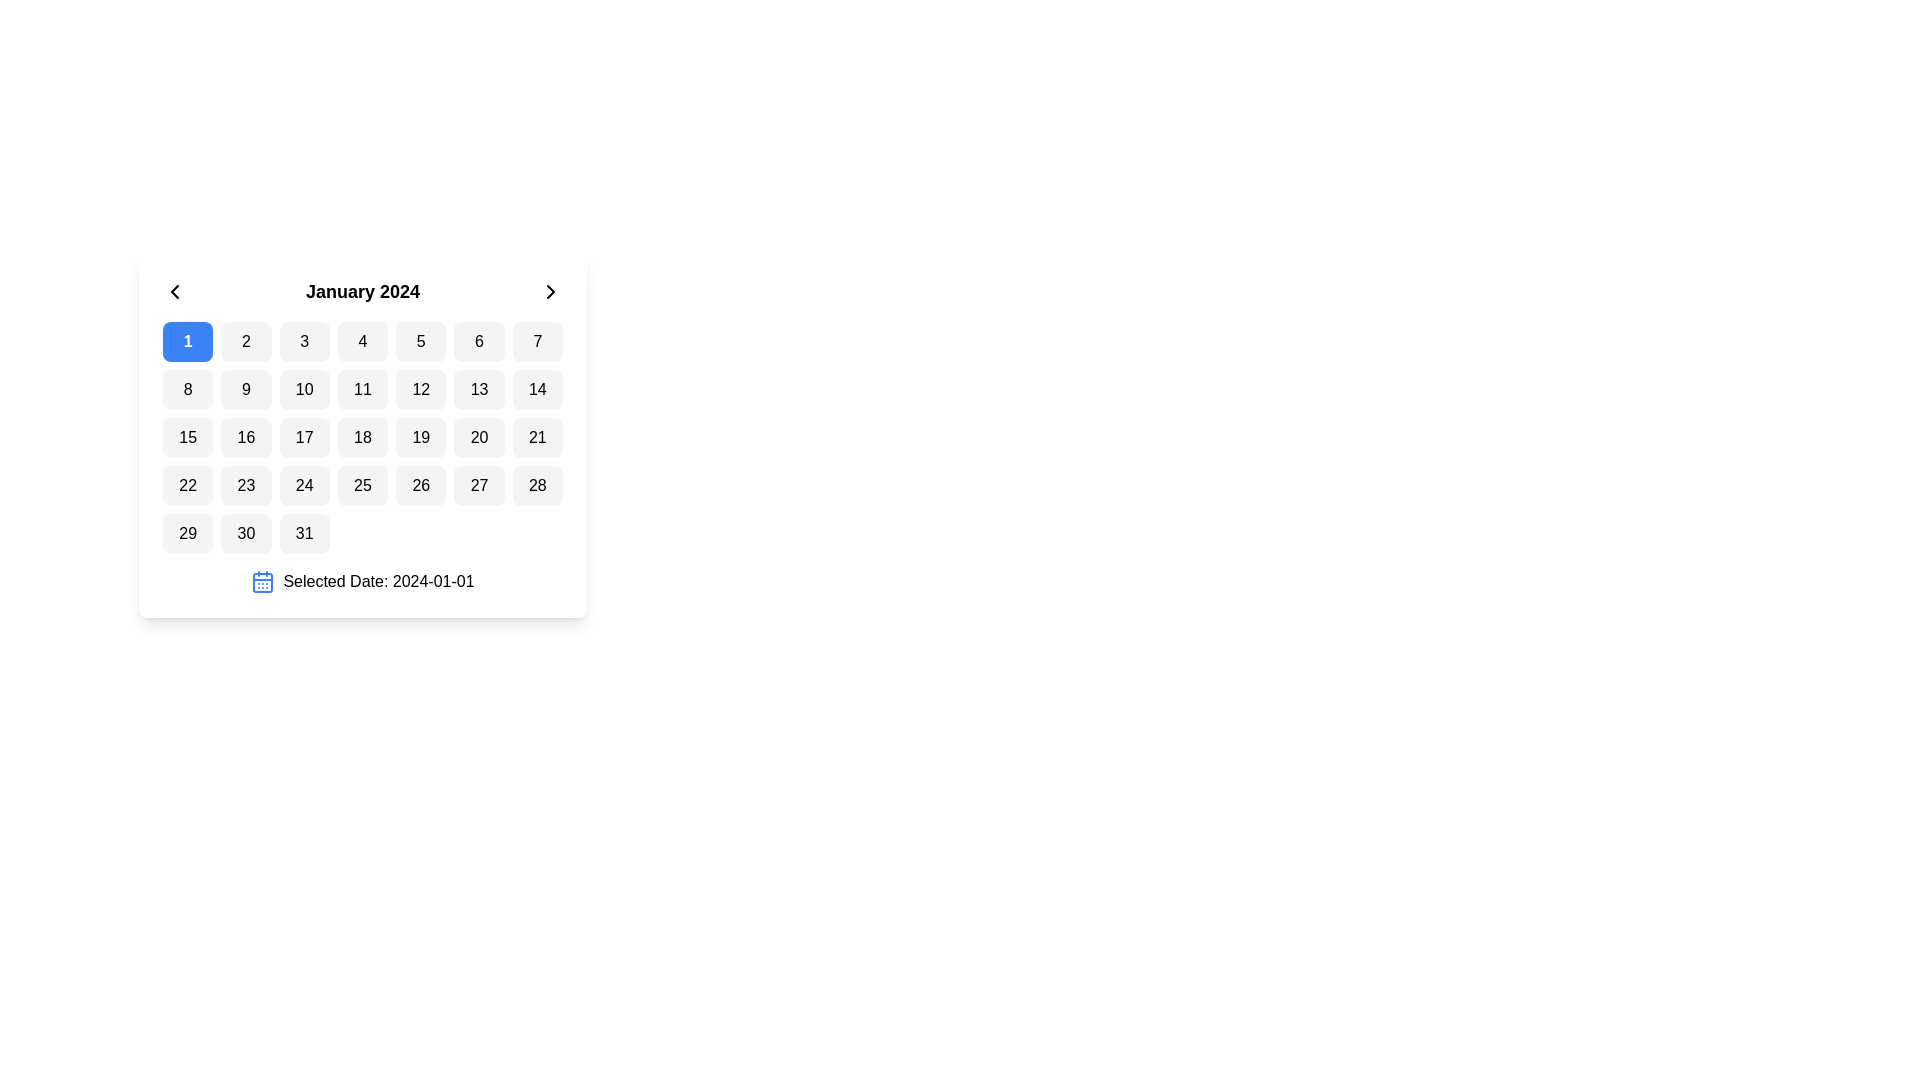  What do you see at coordinates (245, 486) in the screenshot?
I see `the '23rd' date button in the calendar layout` at bounding box center [245, 486].